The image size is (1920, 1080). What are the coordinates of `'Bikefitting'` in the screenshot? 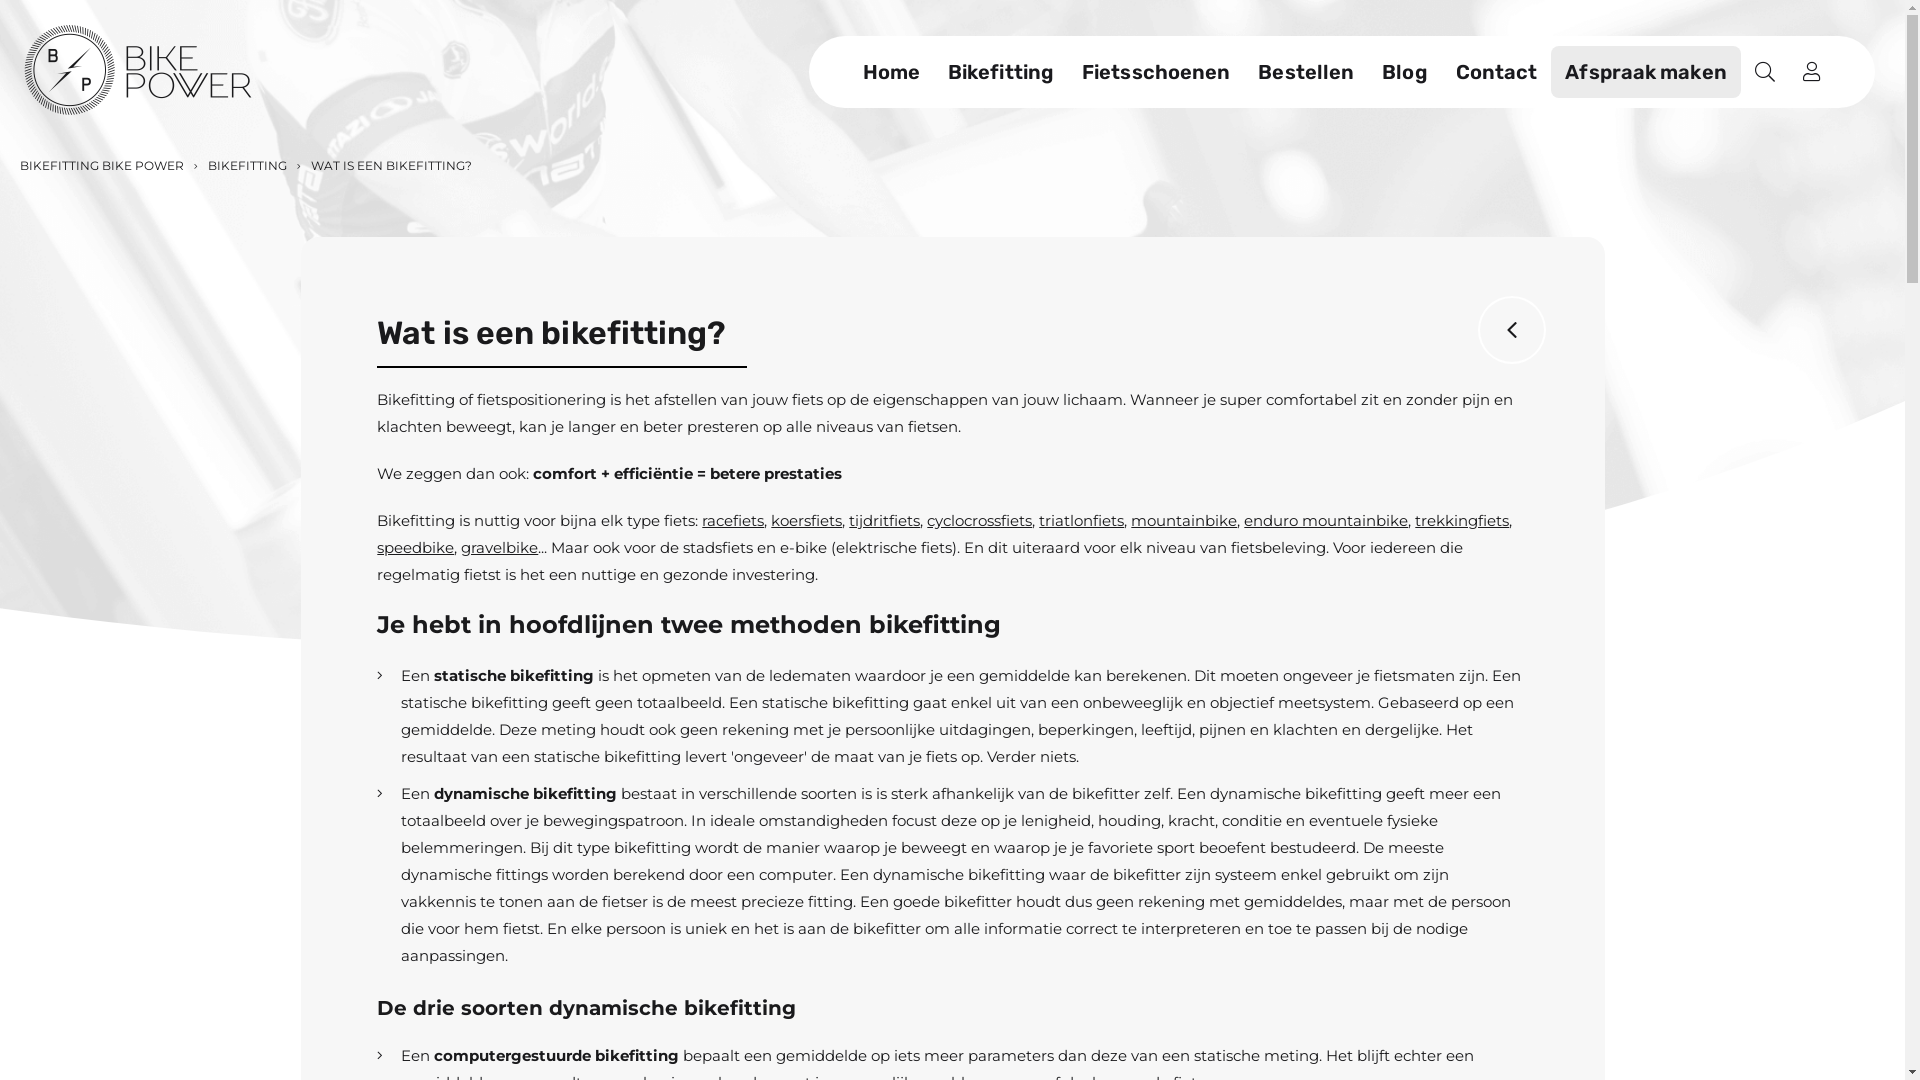 It's located at (933, 71).